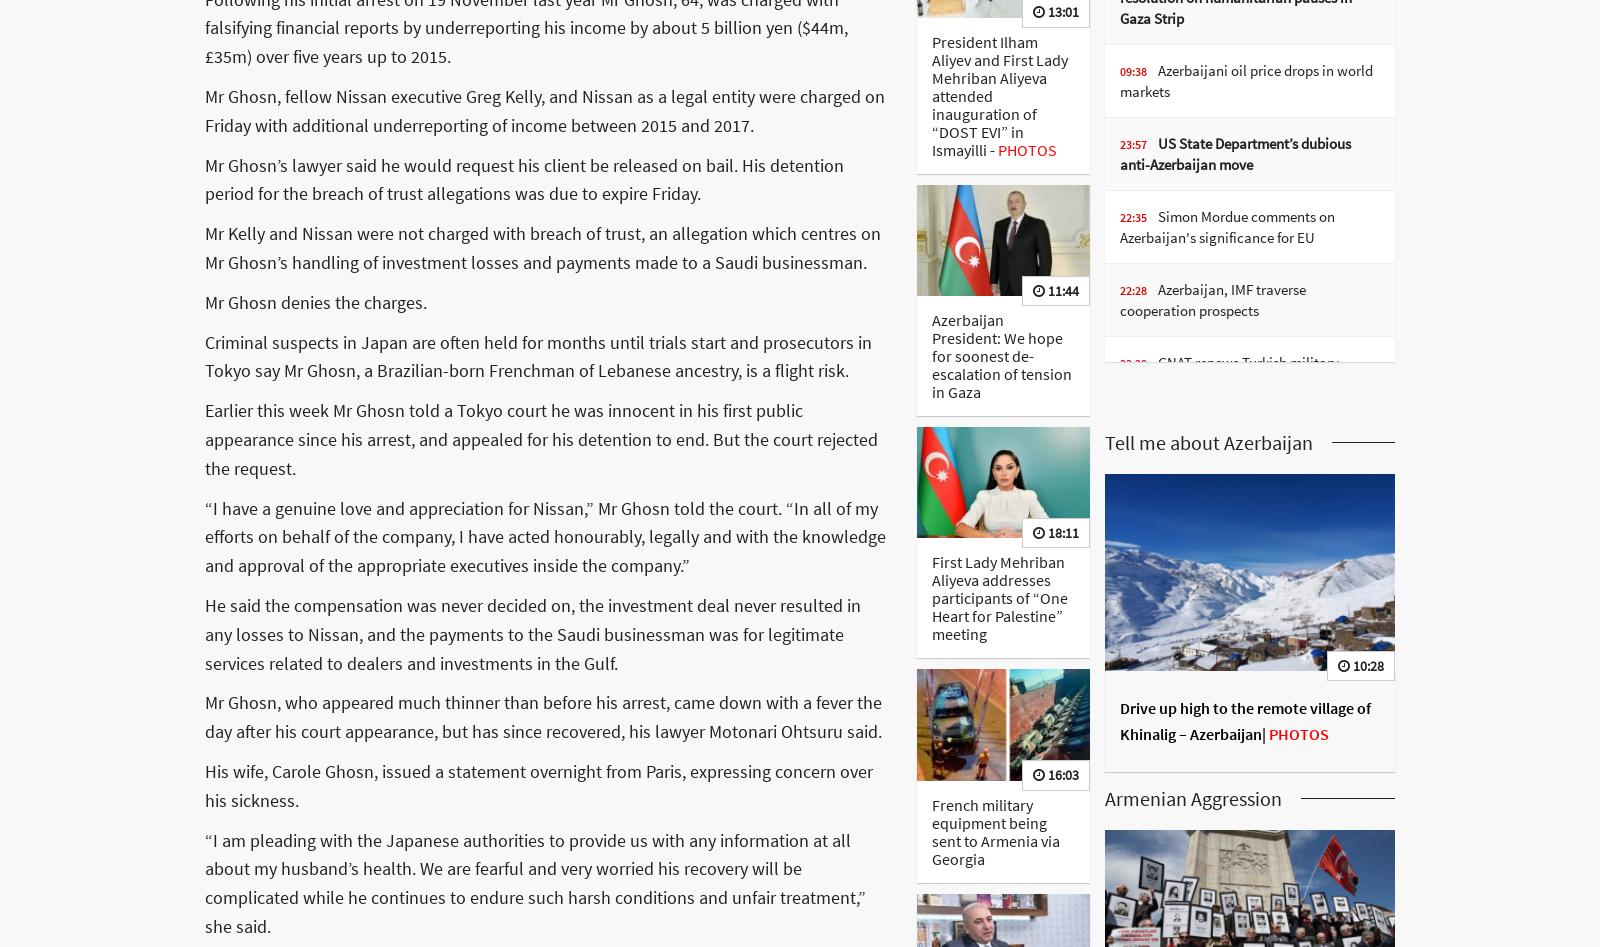 This screenshot has height=947, width=1600. I want to click on '18:11', so click(1060, 531).